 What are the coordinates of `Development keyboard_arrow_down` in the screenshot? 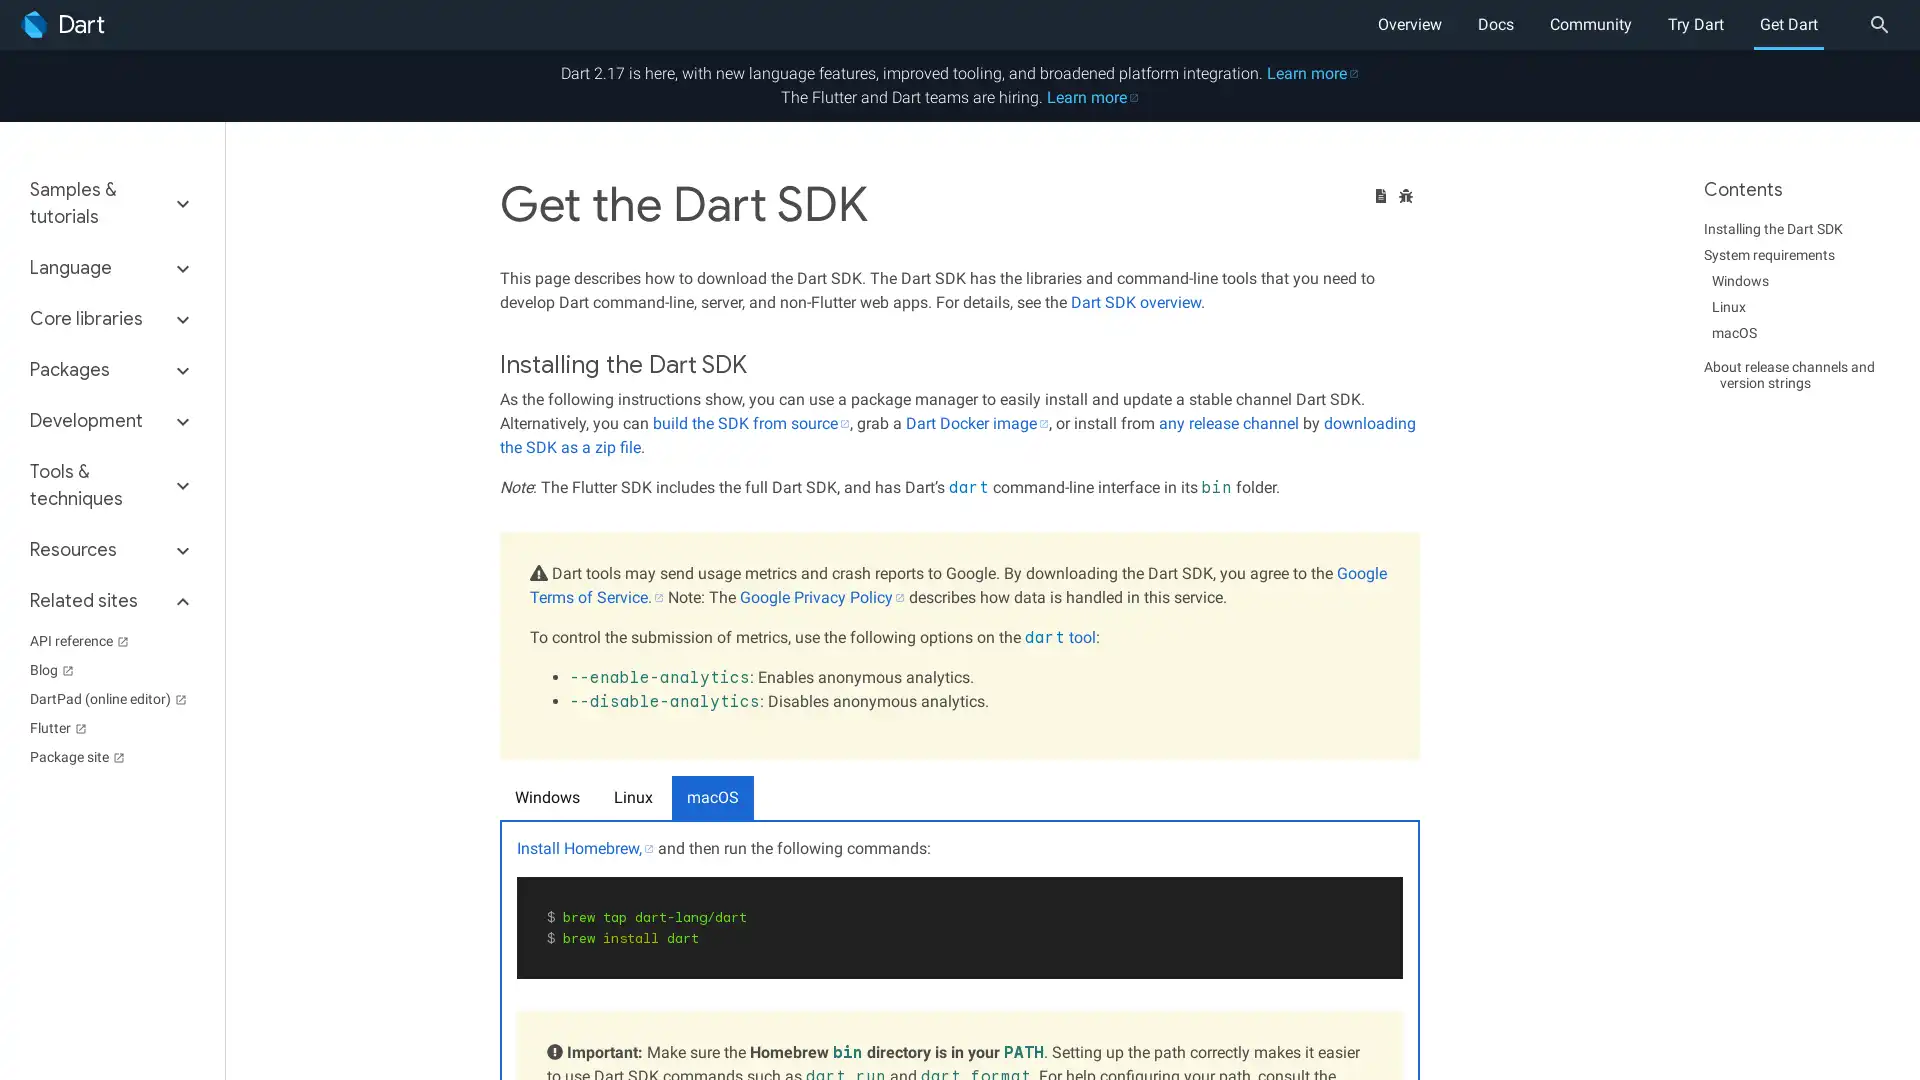 It's located at (111, 420).